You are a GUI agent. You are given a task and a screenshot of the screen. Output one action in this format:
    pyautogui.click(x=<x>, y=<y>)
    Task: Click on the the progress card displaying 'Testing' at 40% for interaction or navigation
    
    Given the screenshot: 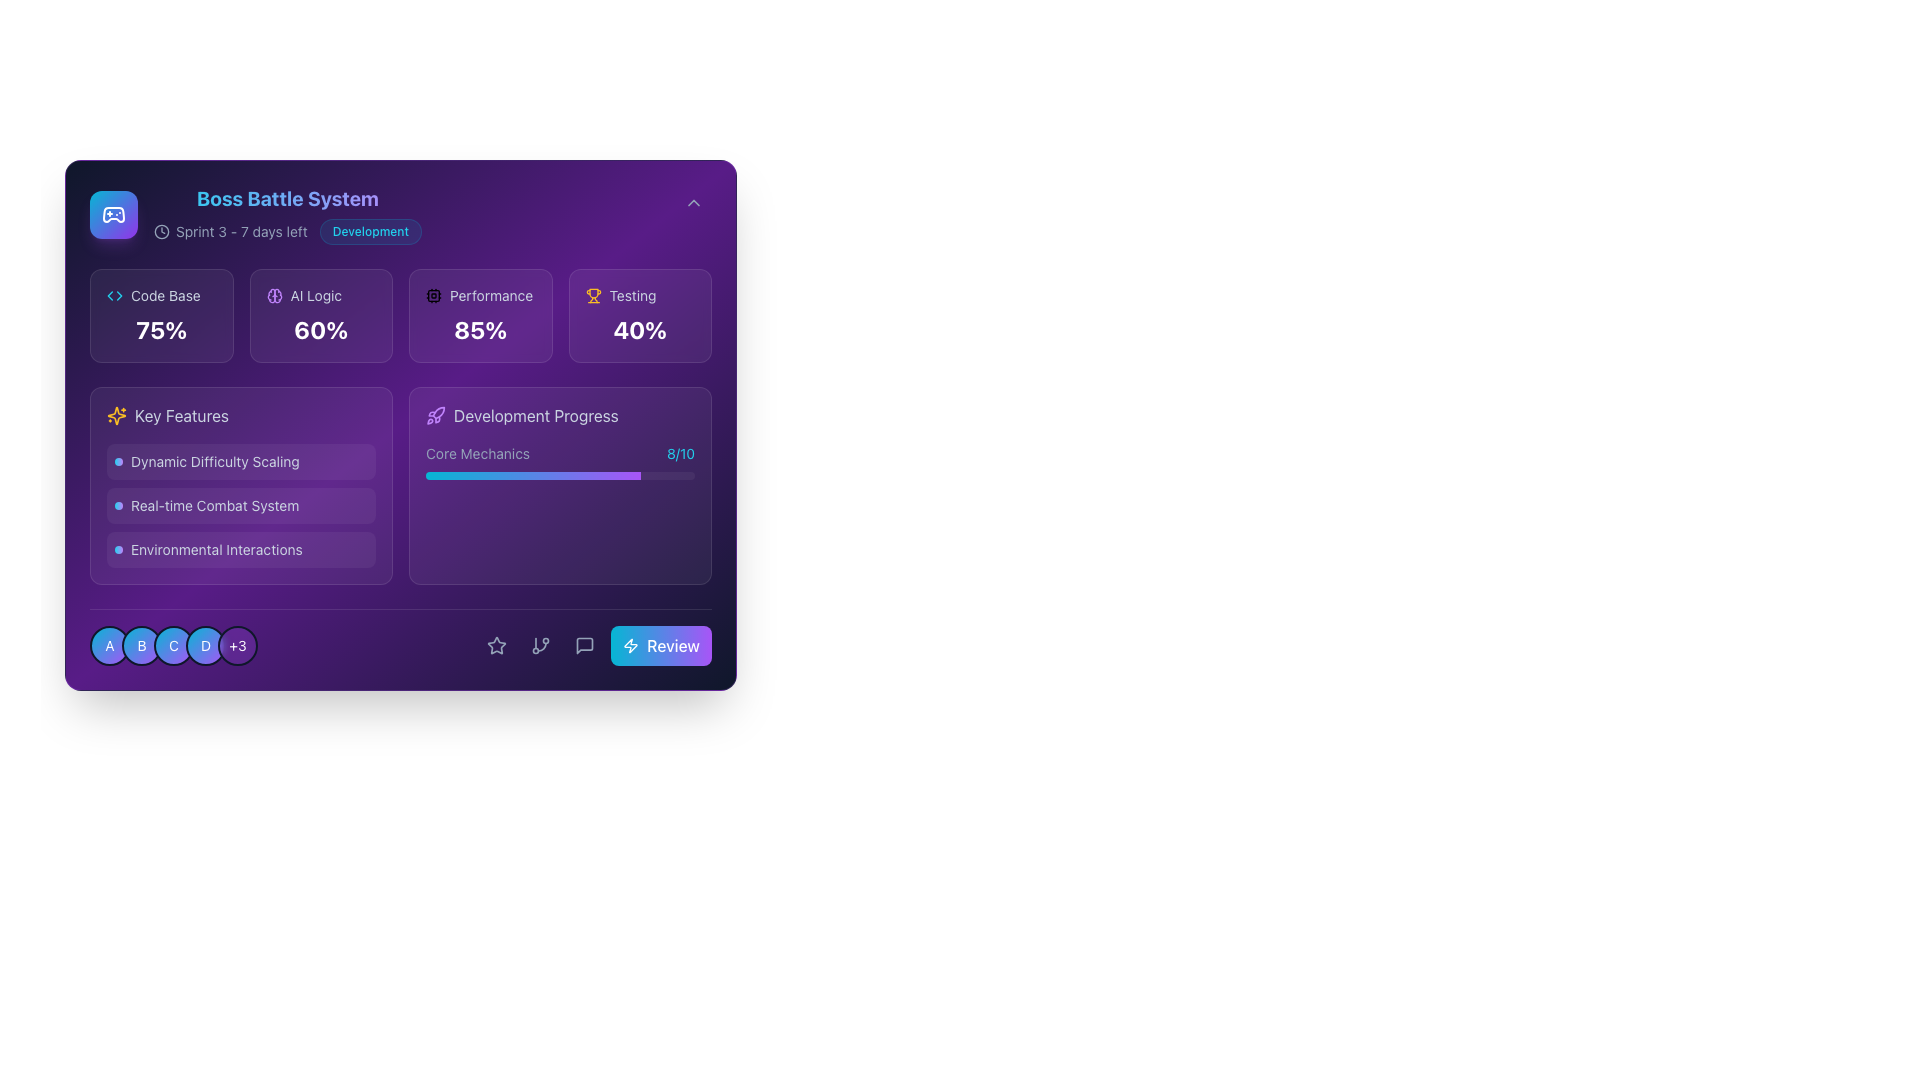 What is the action you would take?
    pyautogui.click(x=640, y=315)
    